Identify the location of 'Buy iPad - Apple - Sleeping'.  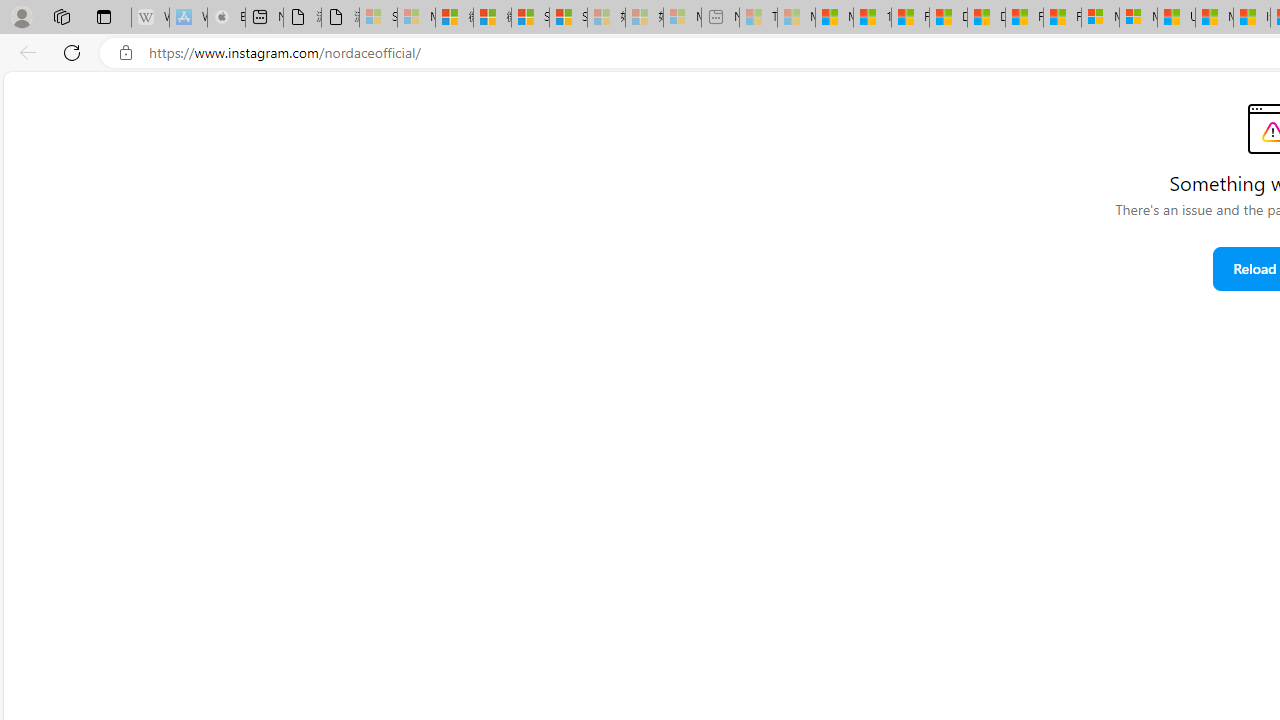
(225, 17).